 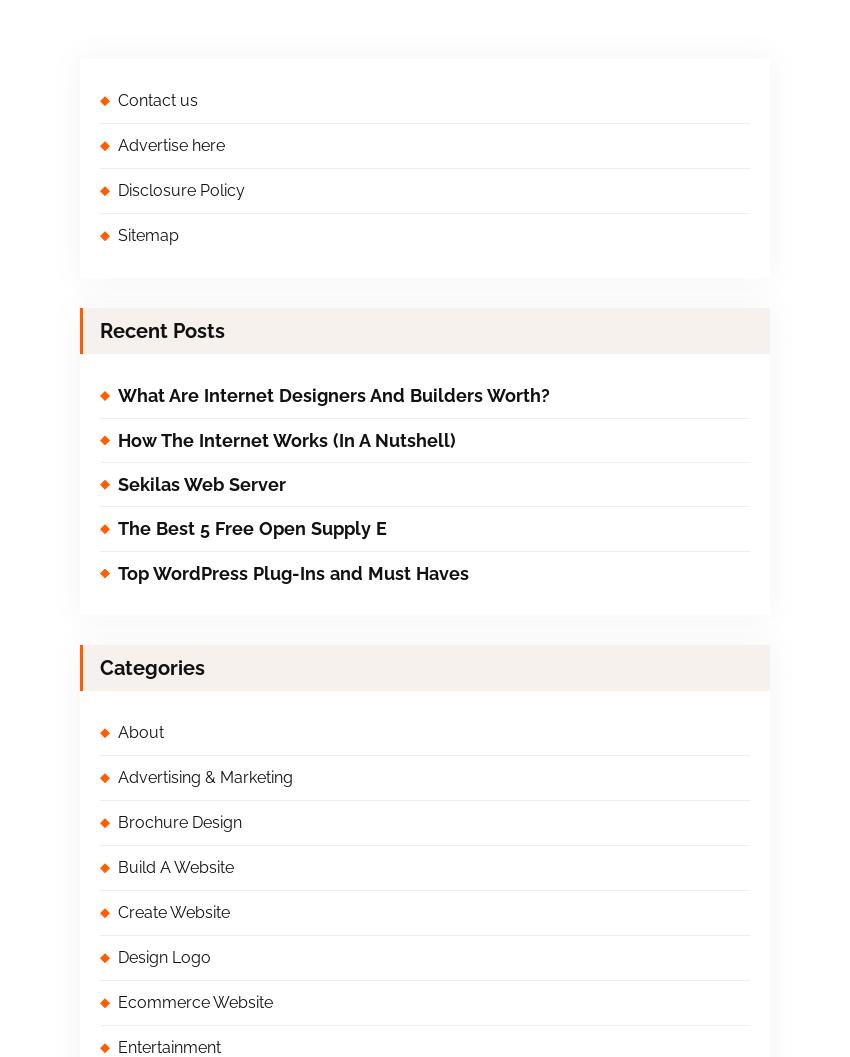 I want to click on 'Create Website', so click(x=172, y=912).